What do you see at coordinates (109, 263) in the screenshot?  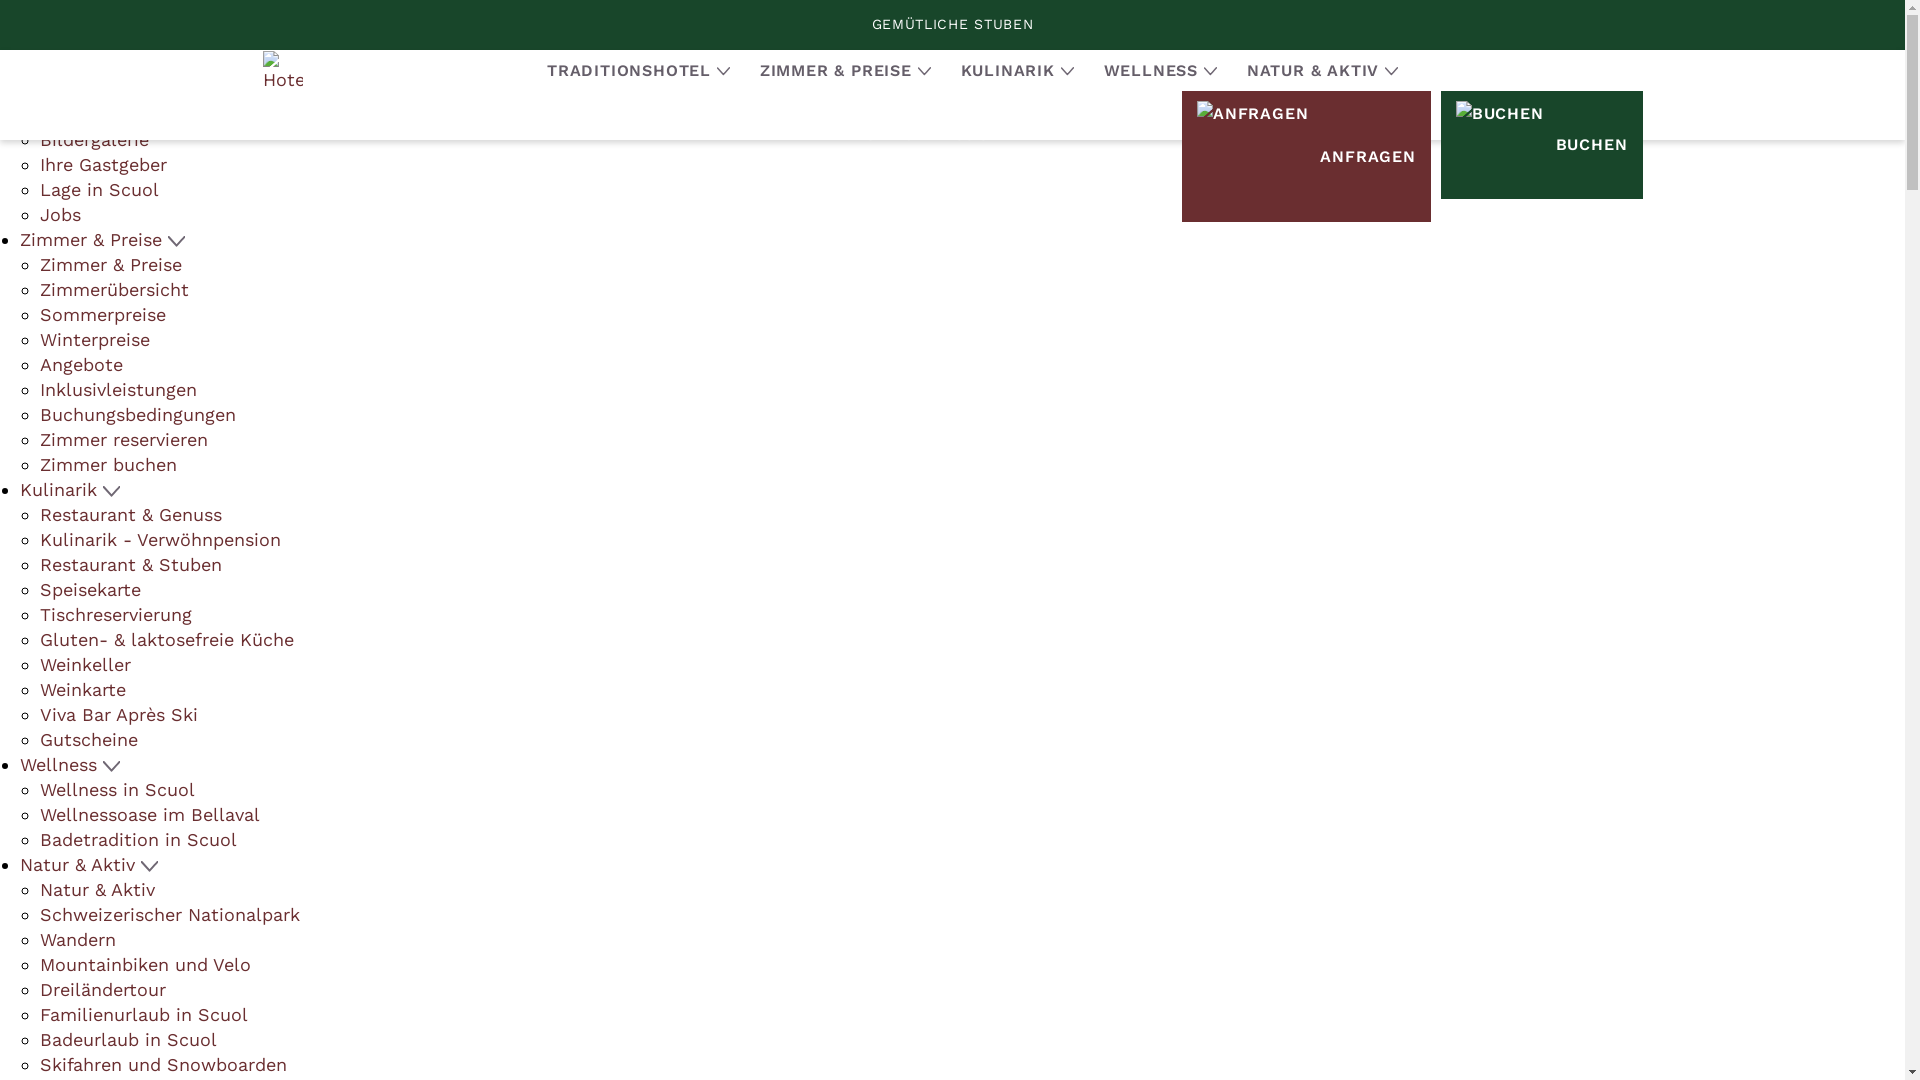 I see `'Zimmer & Preise'` at bounding box center [109, 263].